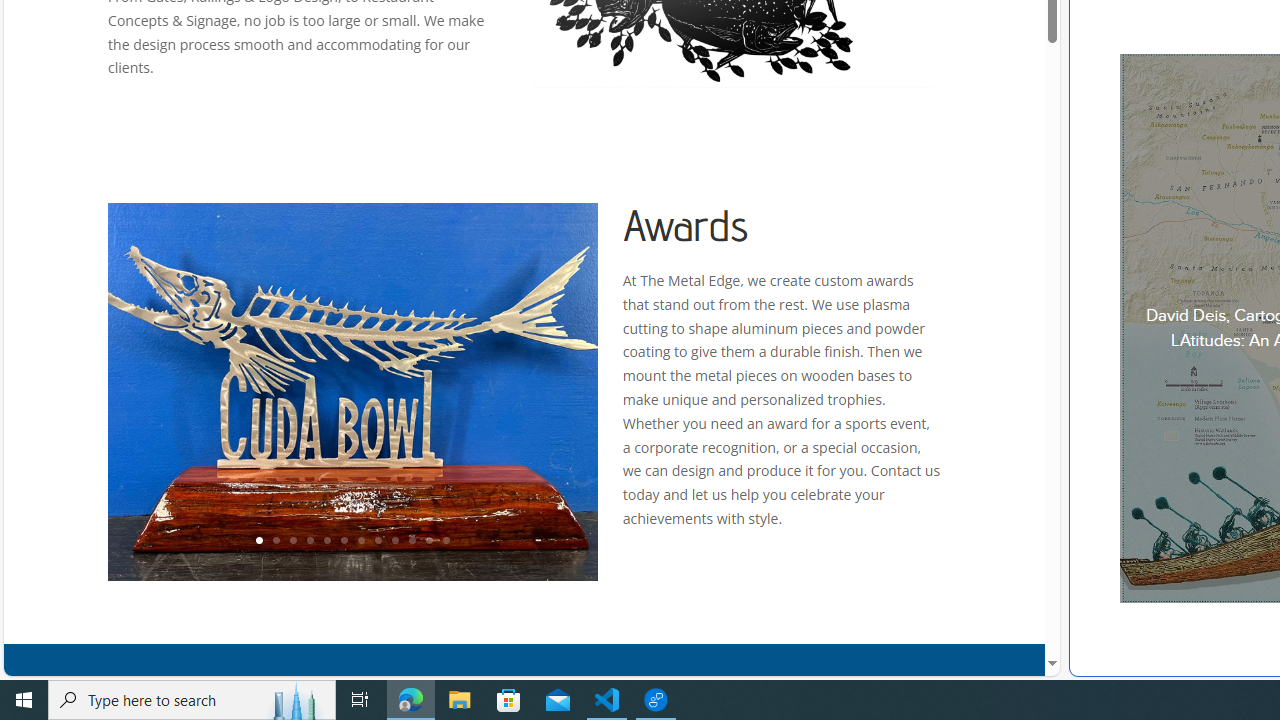  Describe the element at coordinates (377, 541) in the screenshot. I see `'8'` at that location.